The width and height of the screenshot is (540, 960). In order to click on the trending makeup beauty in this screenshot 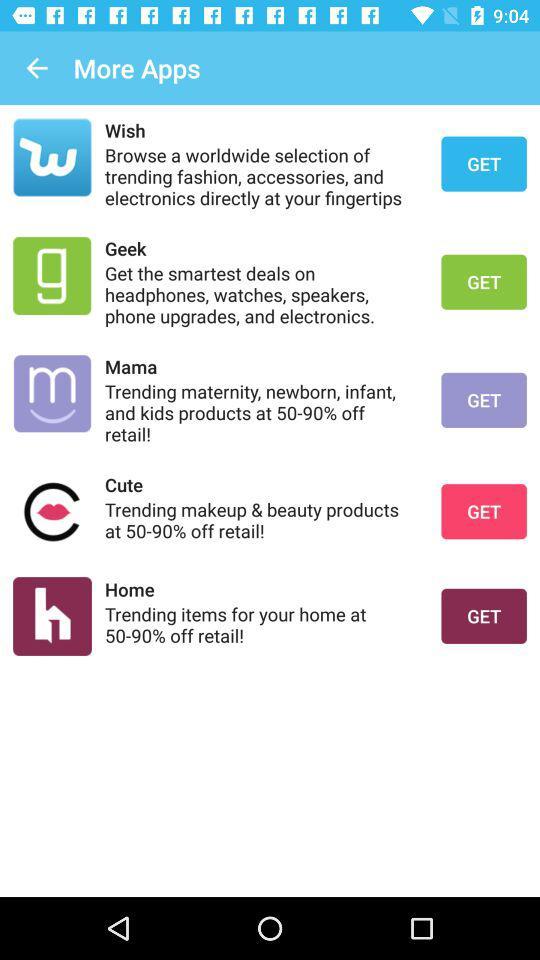, I will do `click(260, 519)`.